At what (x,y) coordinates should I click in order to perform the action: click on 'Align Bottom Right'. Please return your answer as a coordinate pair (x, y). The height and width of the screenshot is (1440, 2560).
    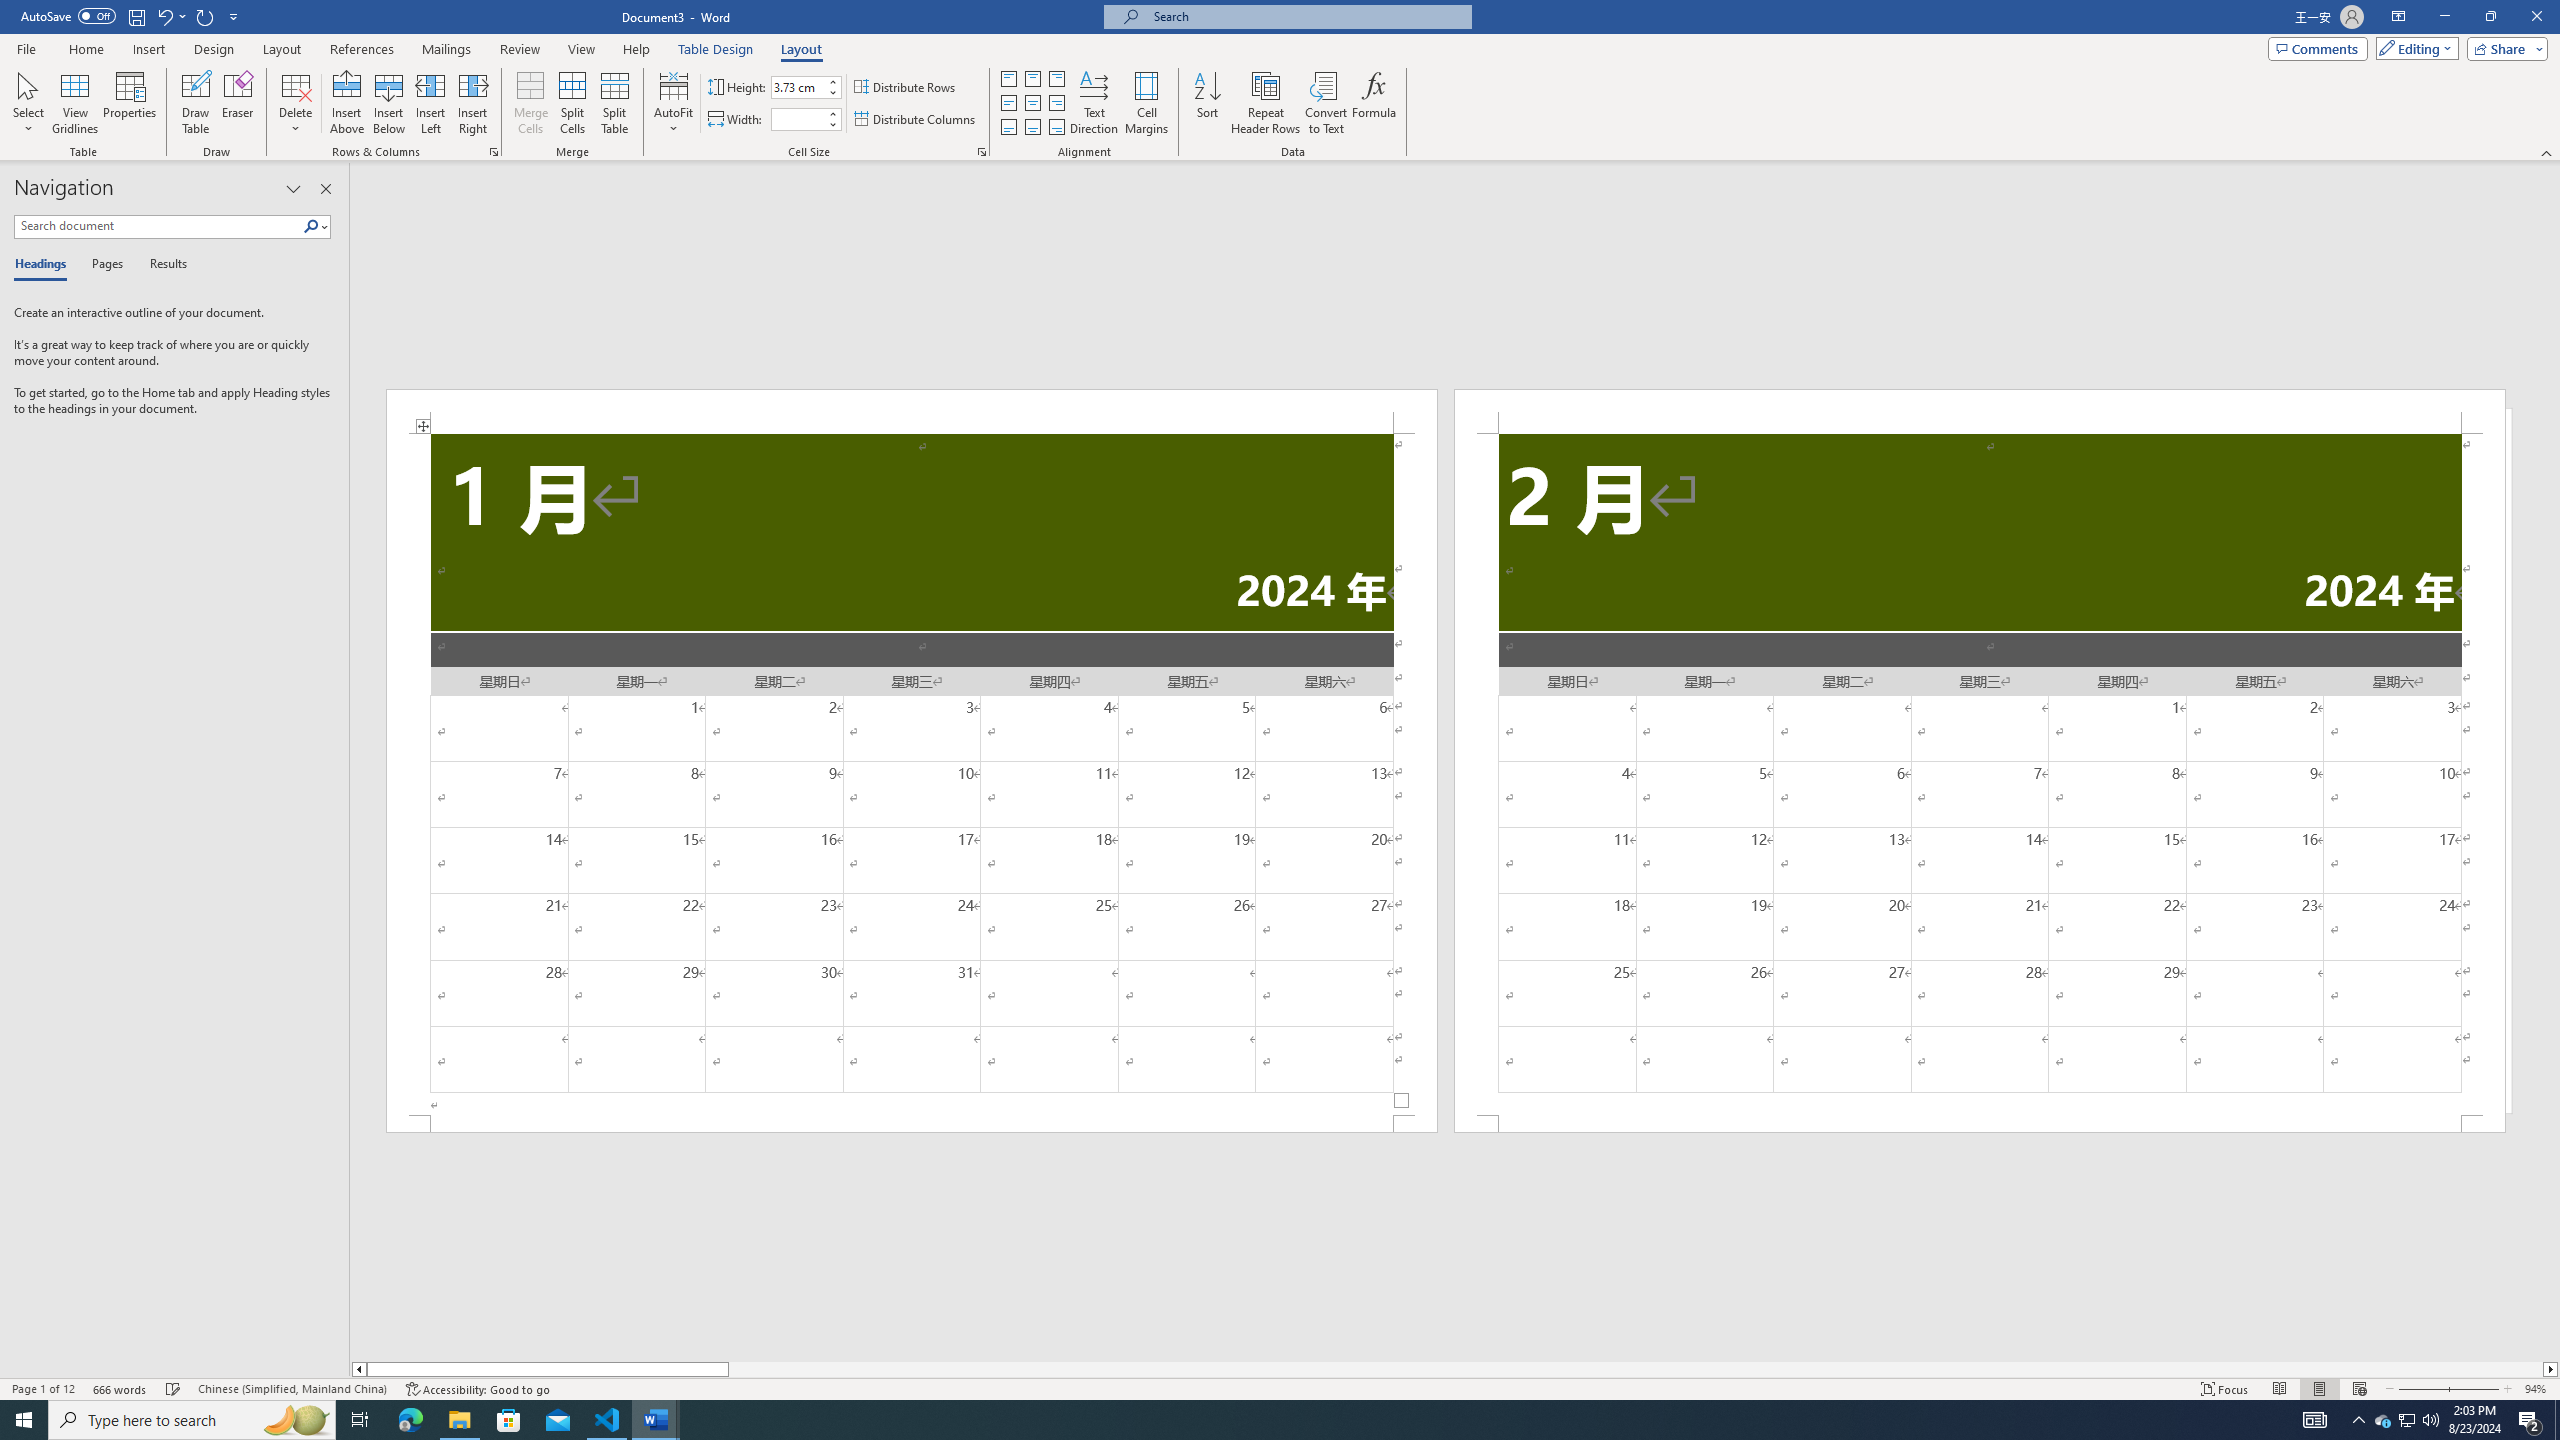
    Looking at the image, I should click on (1056, 127).